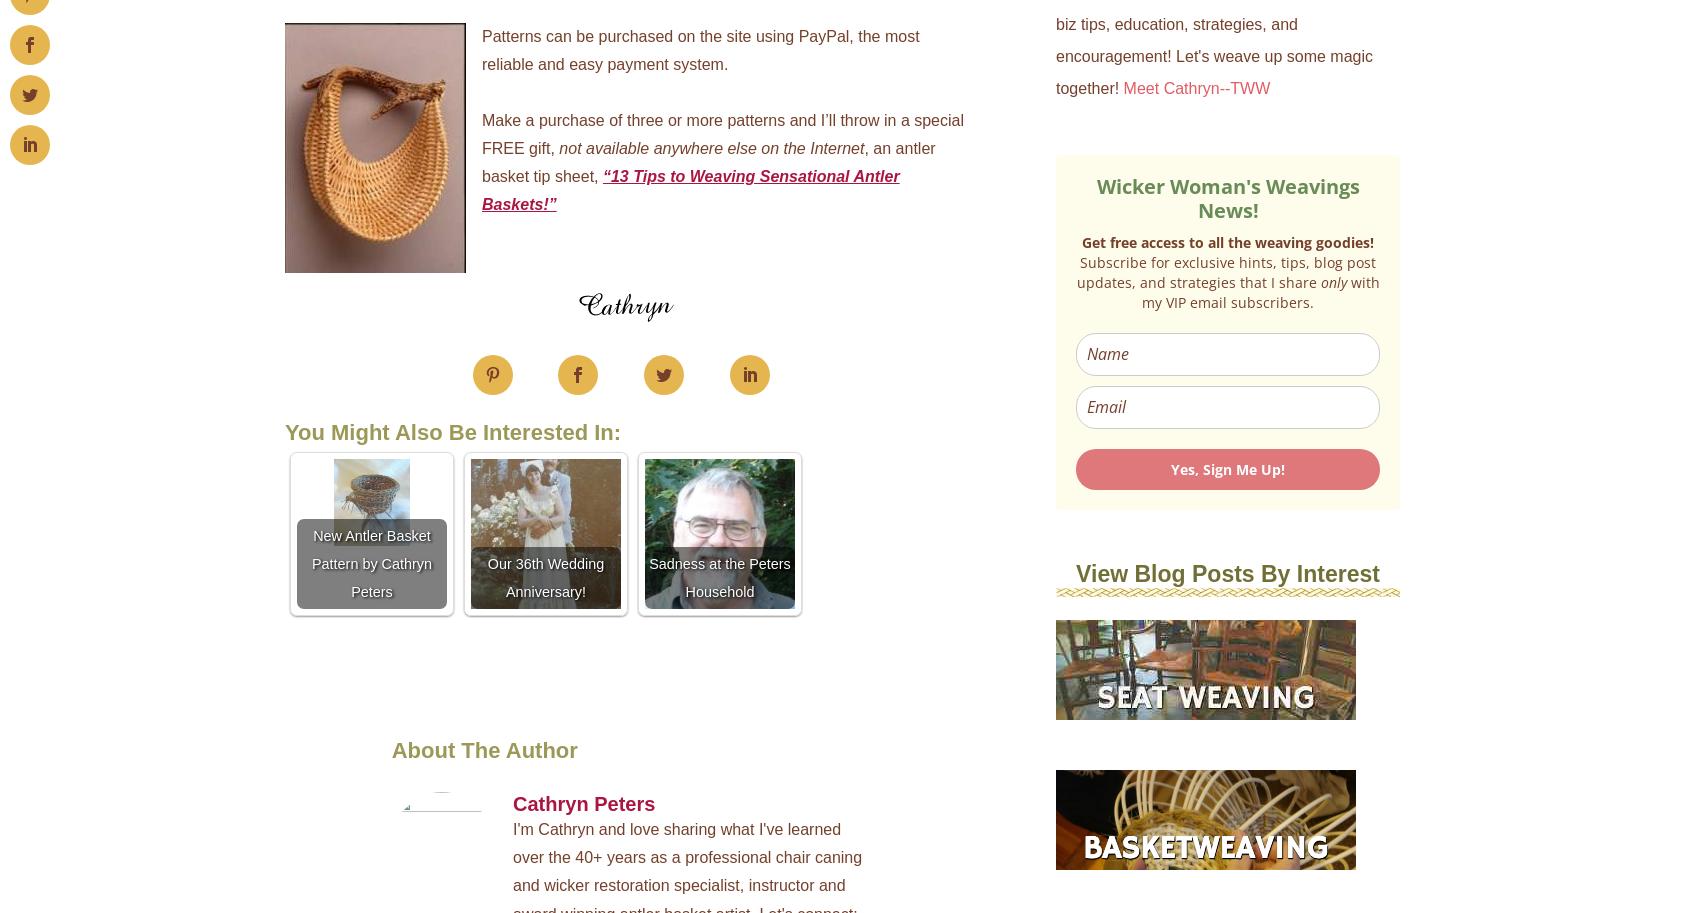 This screenshot has width=1700, height=913. I want to click on 'Subscribe for exclusive hints, tips, blog post updates, and strategies that I share', so click(1225, 271).